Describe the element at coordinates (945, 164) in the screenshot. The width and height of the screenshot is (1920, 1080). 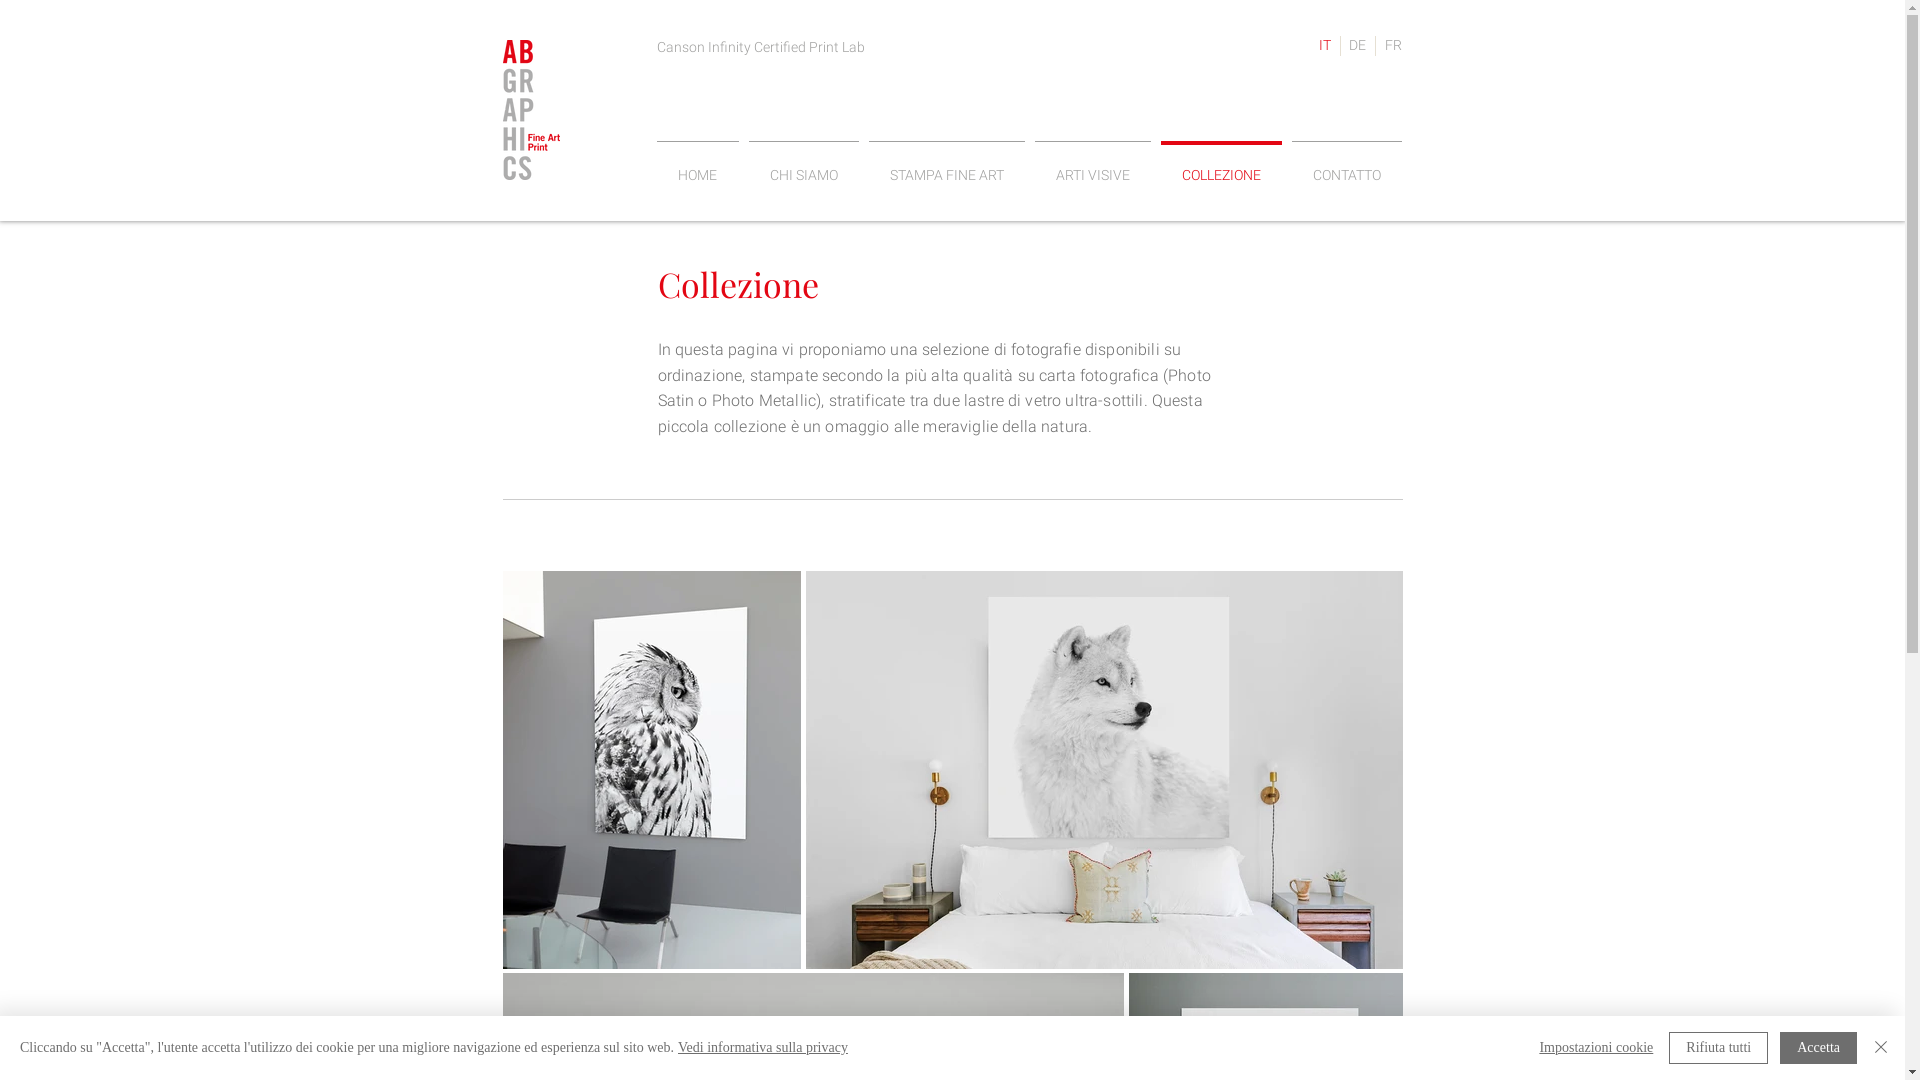
I see `'STAMPA FINE ART'` at that location.